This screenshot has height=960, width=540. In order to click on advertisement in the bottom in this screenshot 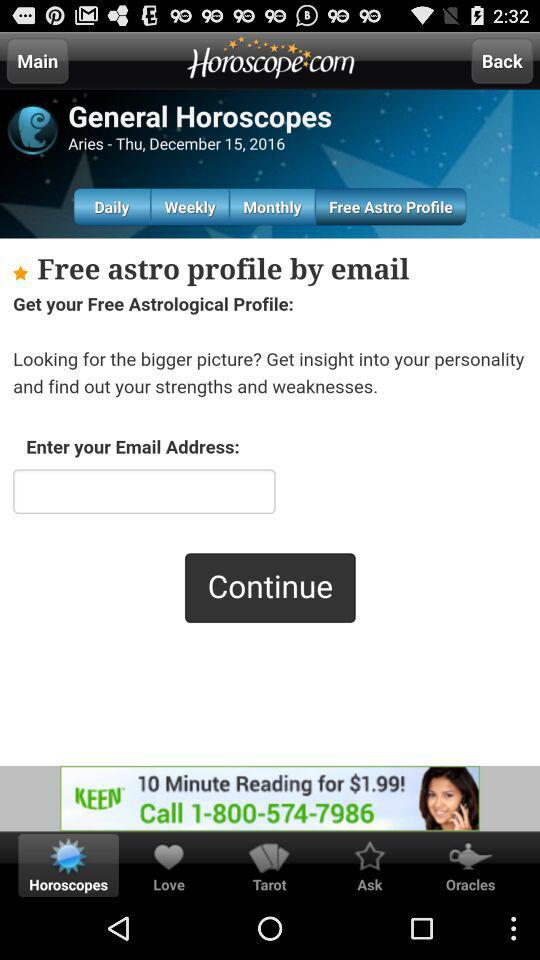, I will do `click(270, 798)`.